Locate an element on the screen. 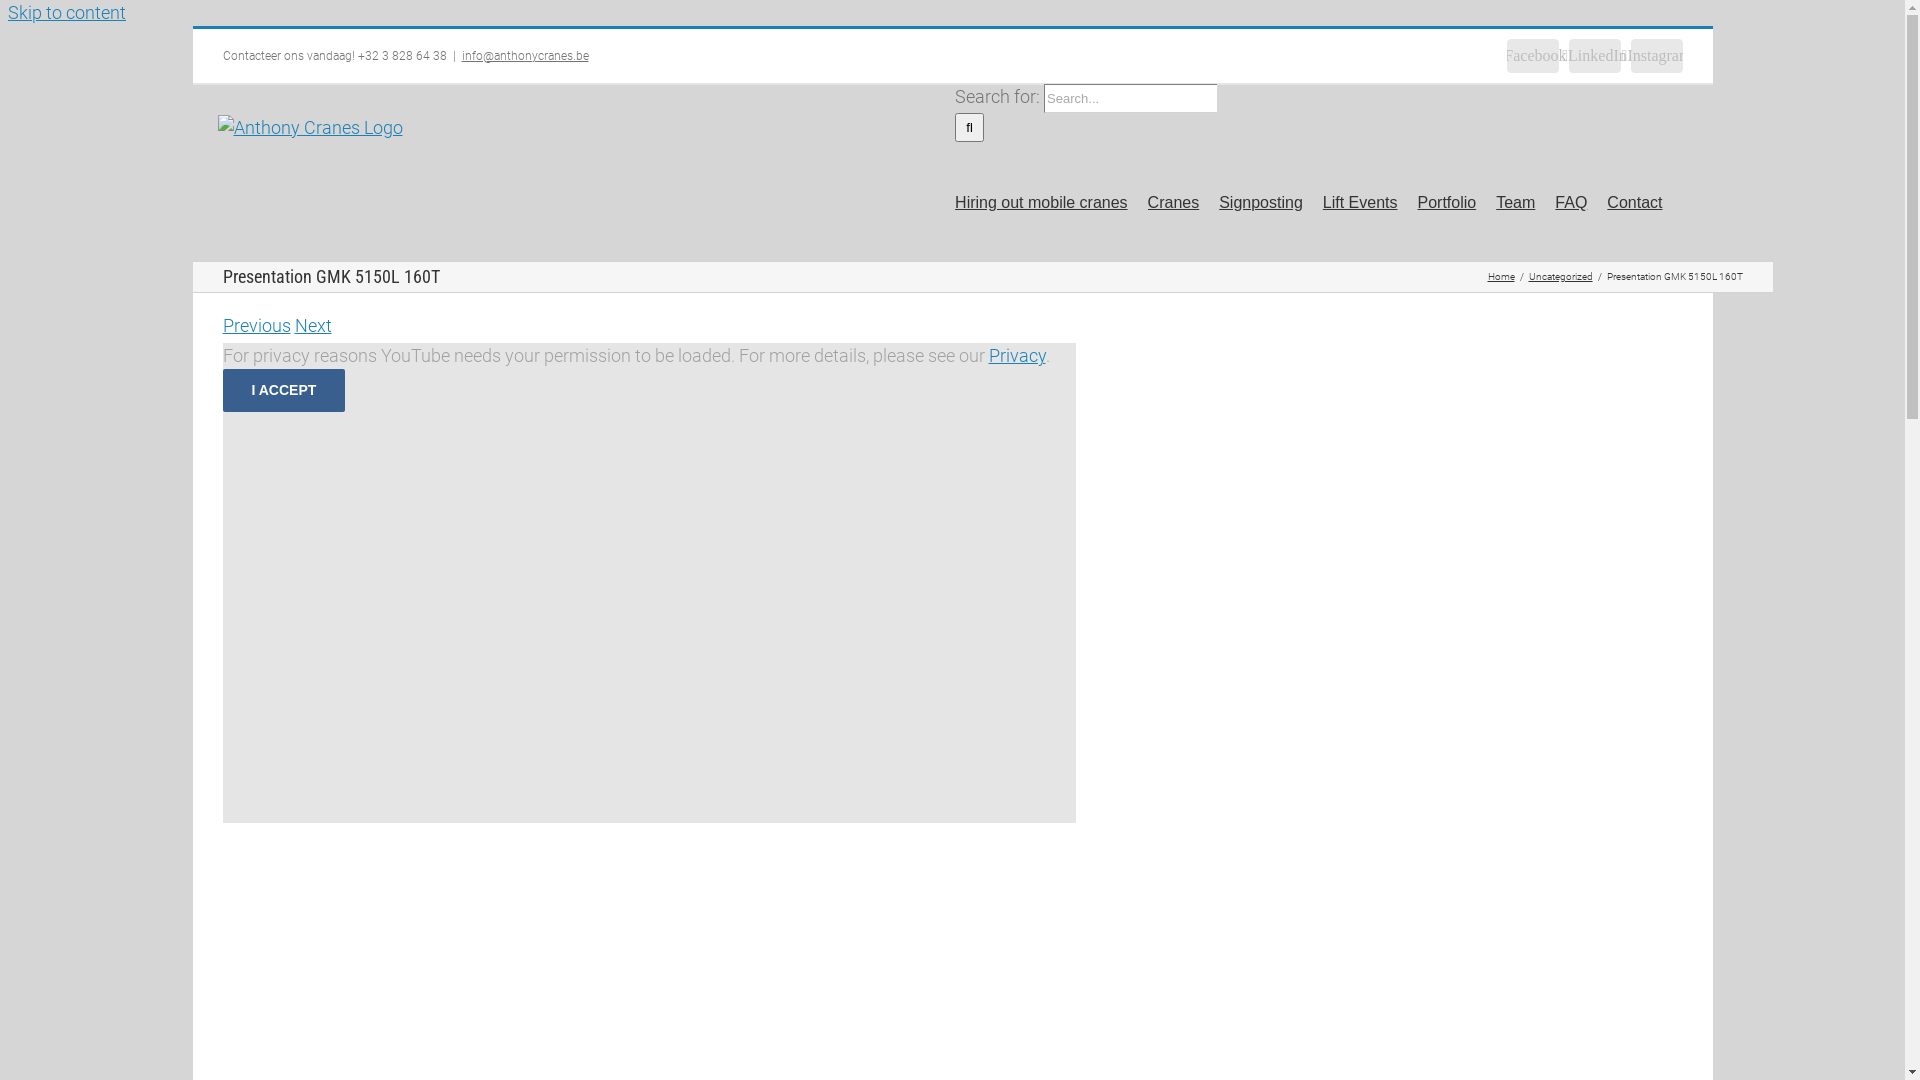 This screenshot has height=1080, width=1920. 'info@anthonycranes.be' is located at coordinates (525, 55).